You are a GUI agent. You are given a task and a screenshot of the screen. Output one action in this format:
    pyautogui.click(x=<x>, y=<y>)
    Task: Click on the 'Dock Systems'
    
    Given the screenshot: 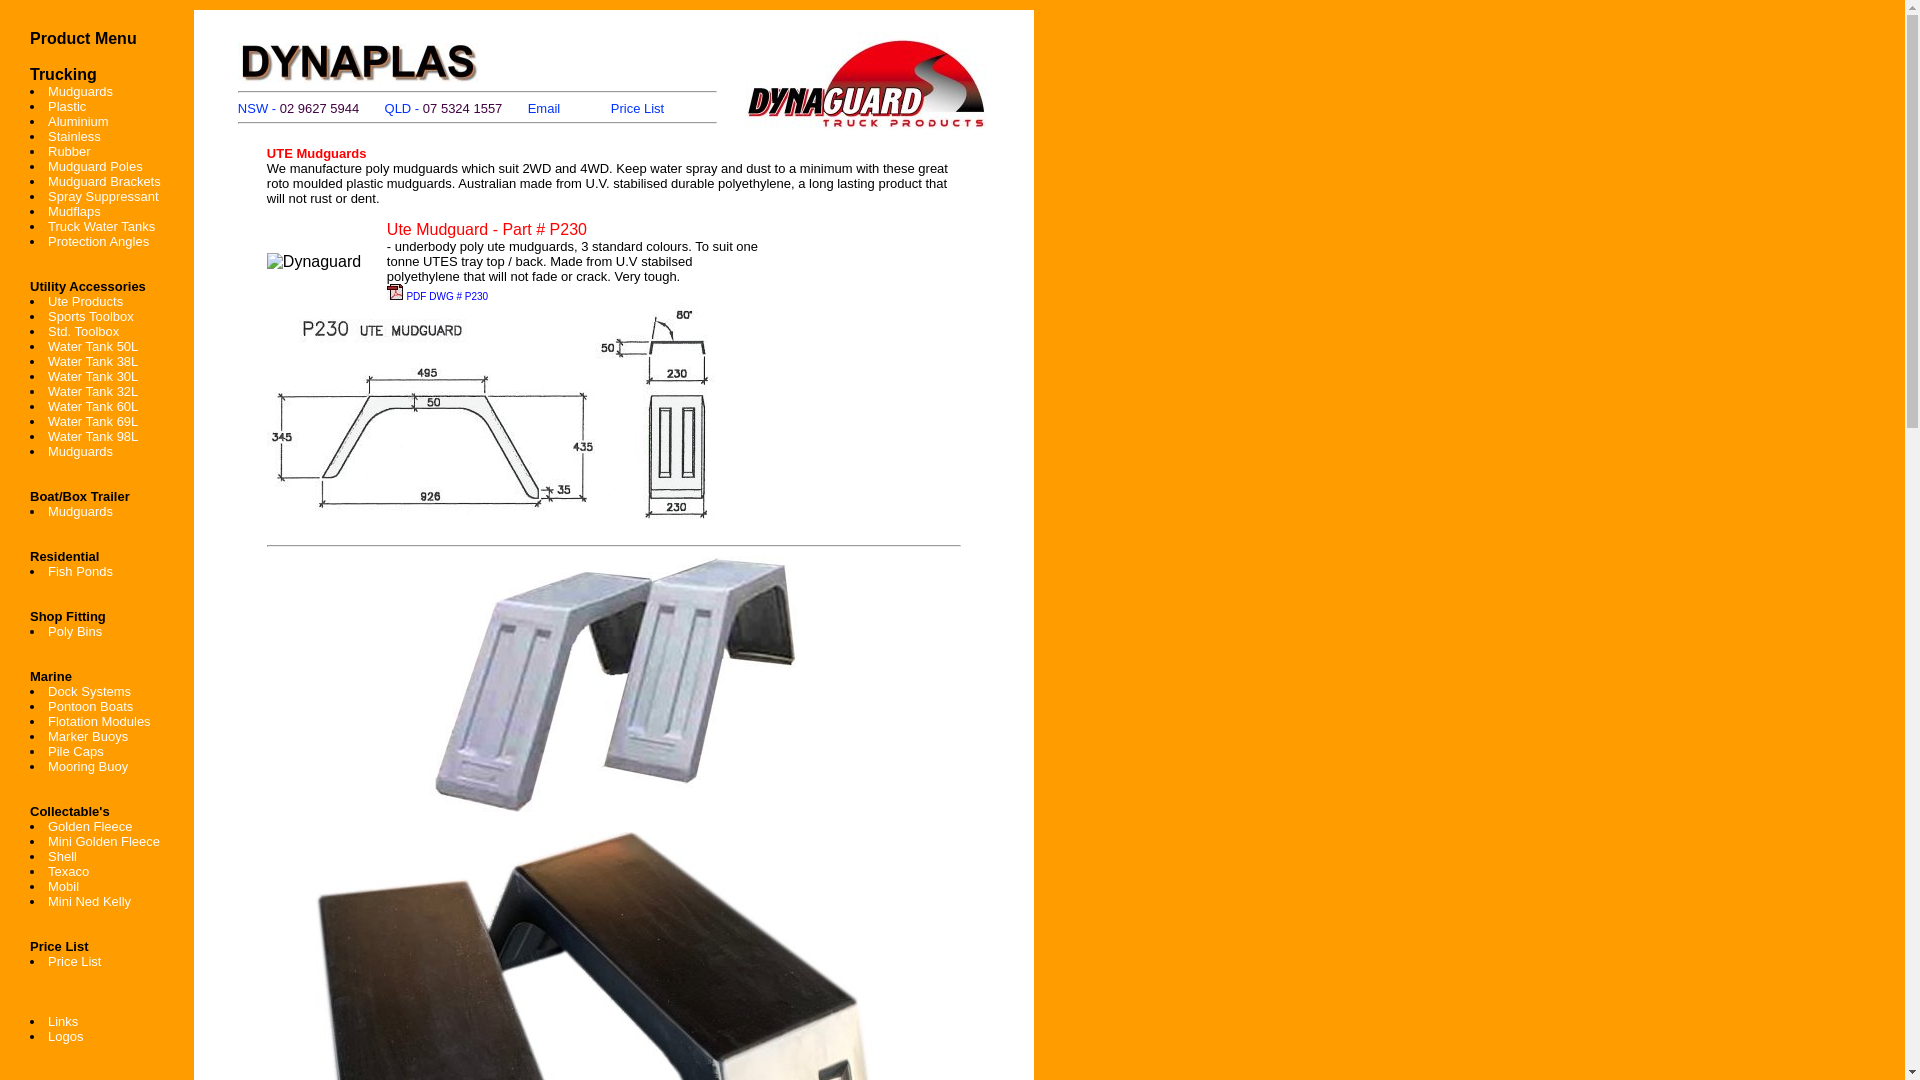 What is the action you would take?
    pyautogui.click(x=88, y=690)
    